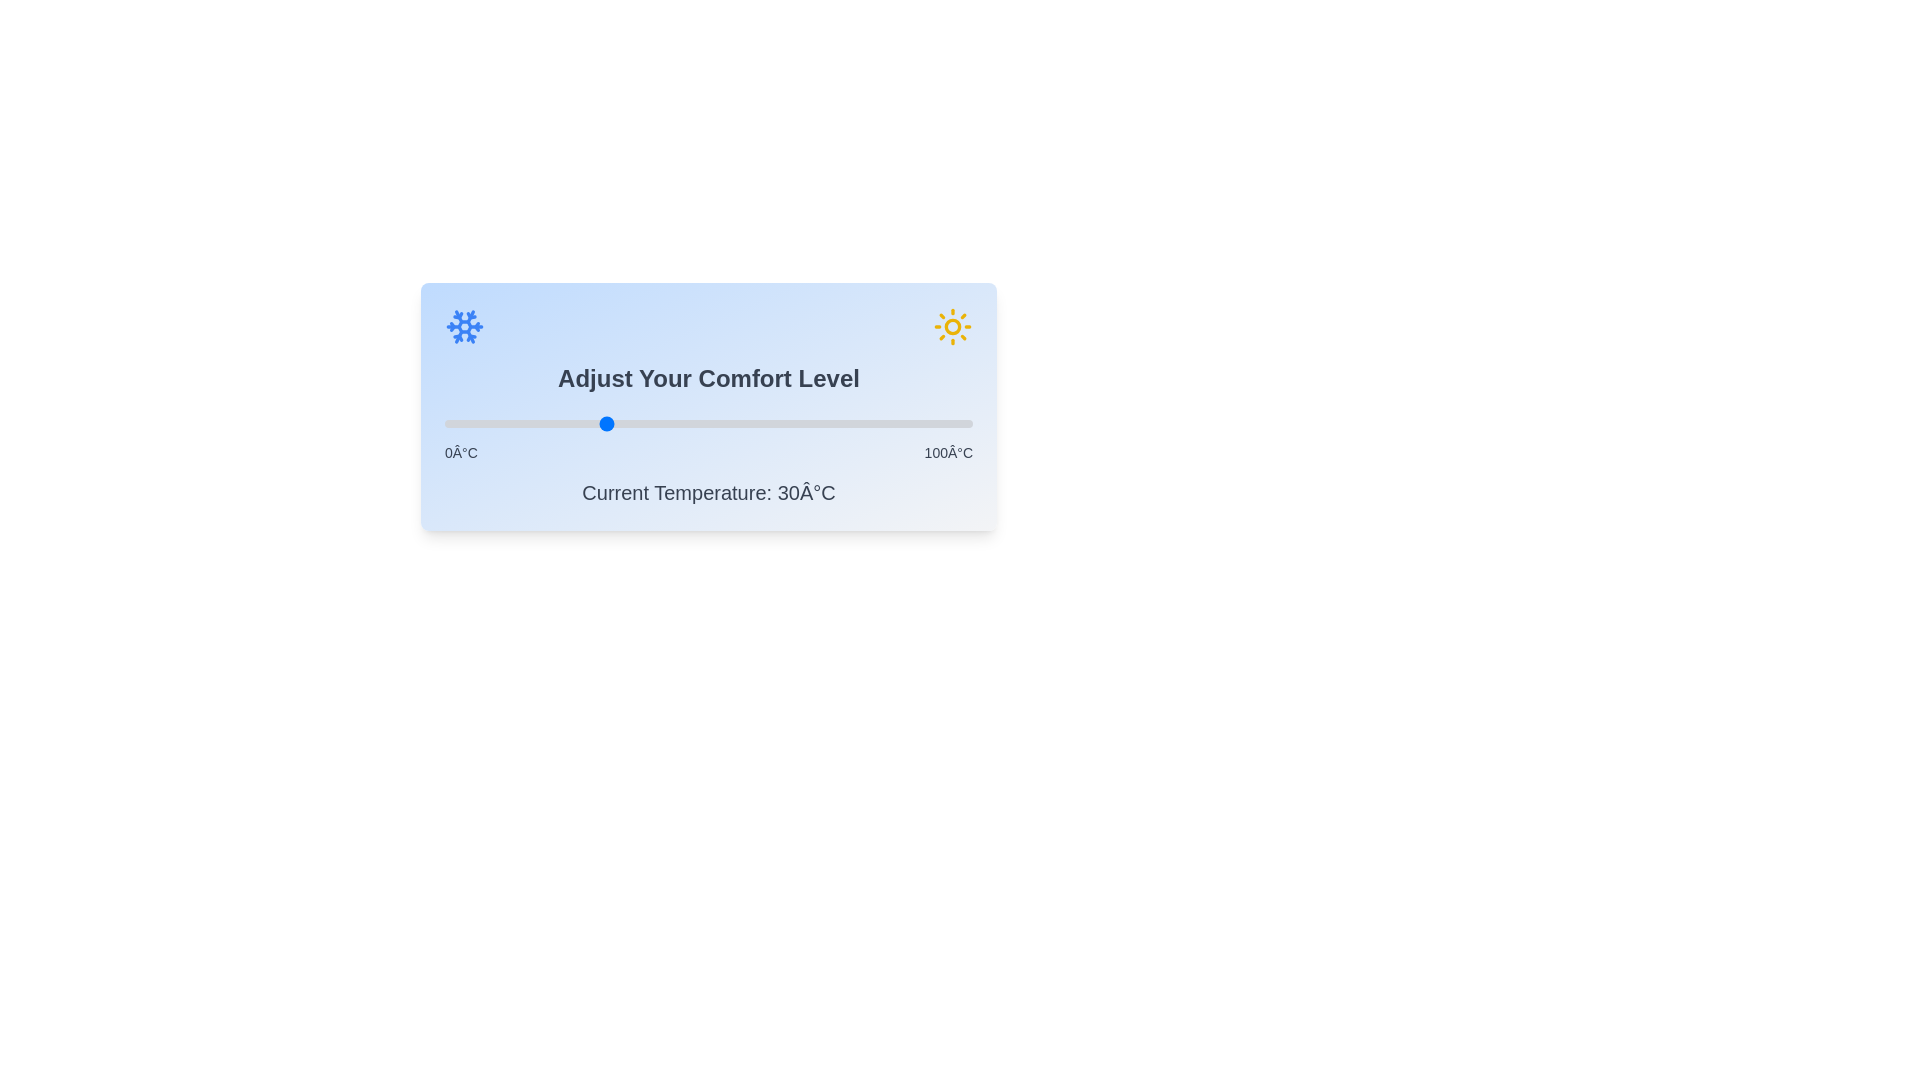  Describe the element at coordinates (952, 326) in the screenshot. I see `the sun icon to interact with it` at that location.